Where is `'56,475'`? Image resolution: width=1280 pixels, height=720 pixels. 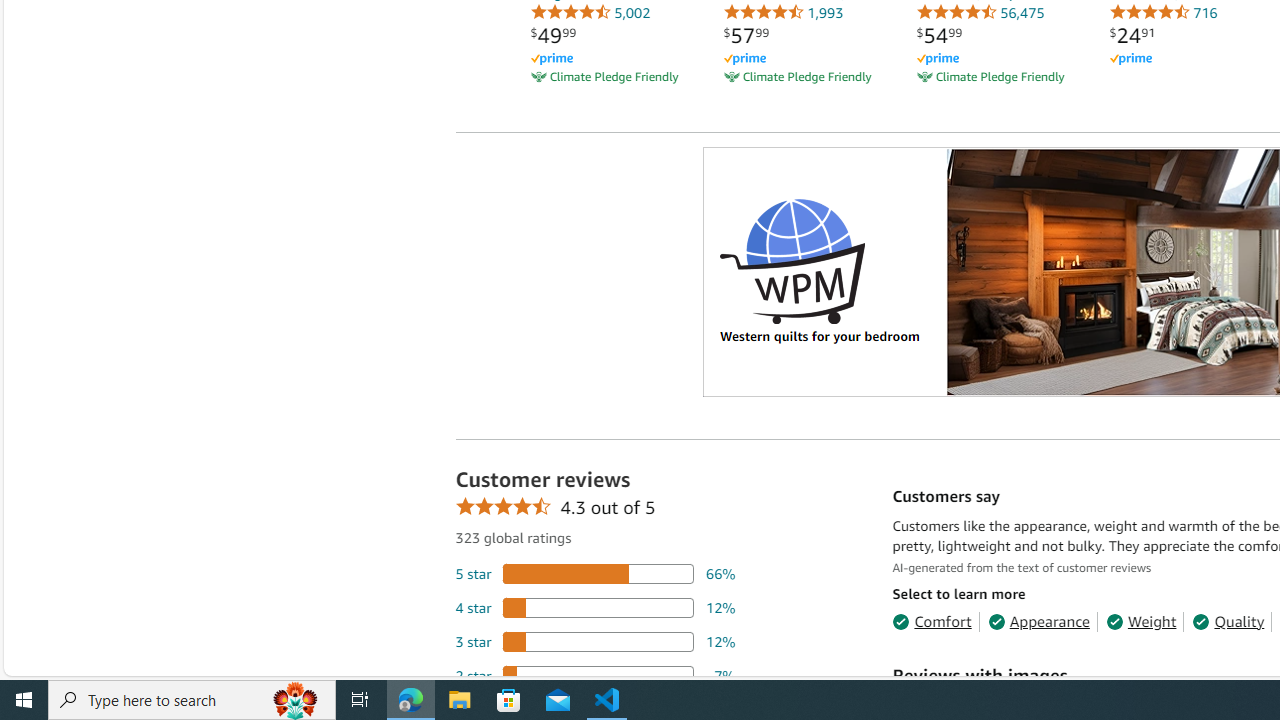 '56,475' is located at coordinates (980, 12).